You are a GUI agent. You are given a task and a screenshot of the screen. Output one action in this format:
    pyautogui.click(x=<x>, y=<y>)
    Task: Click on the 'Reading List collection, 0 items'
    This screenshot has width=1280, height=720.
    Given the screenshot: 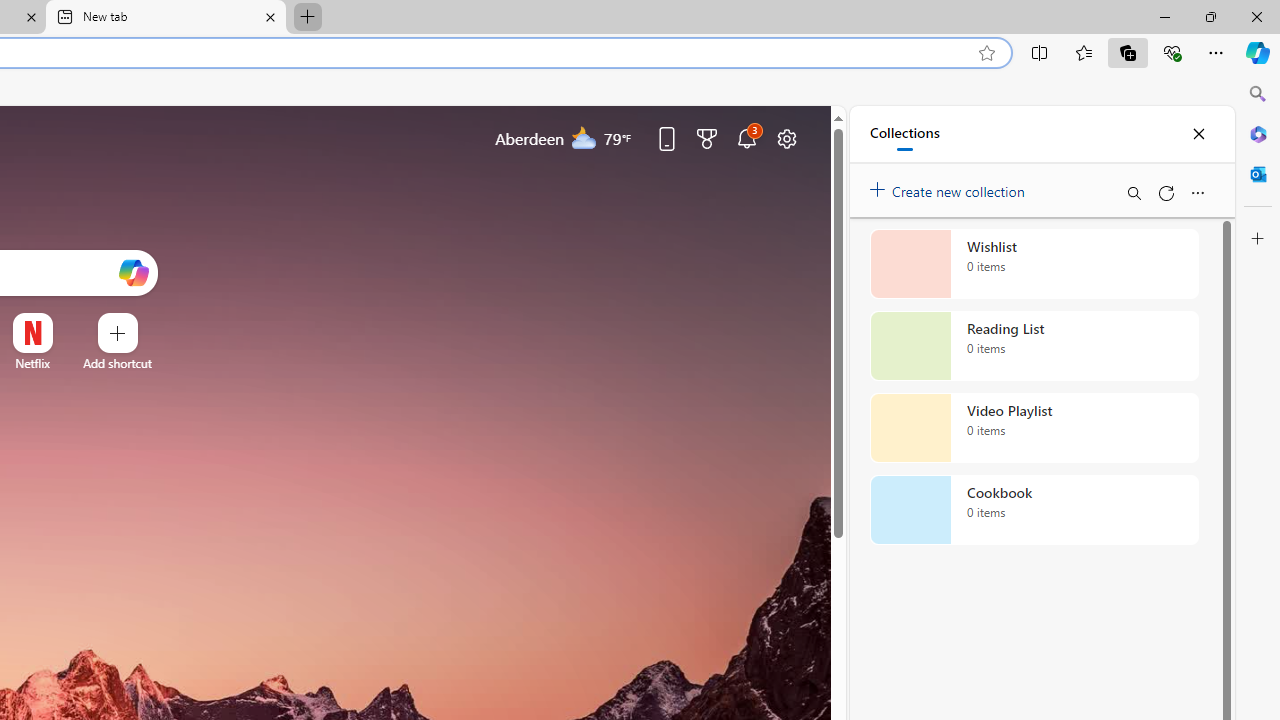 What is the action you would take?
    pyautogui.click(x=1034, y=344)
    